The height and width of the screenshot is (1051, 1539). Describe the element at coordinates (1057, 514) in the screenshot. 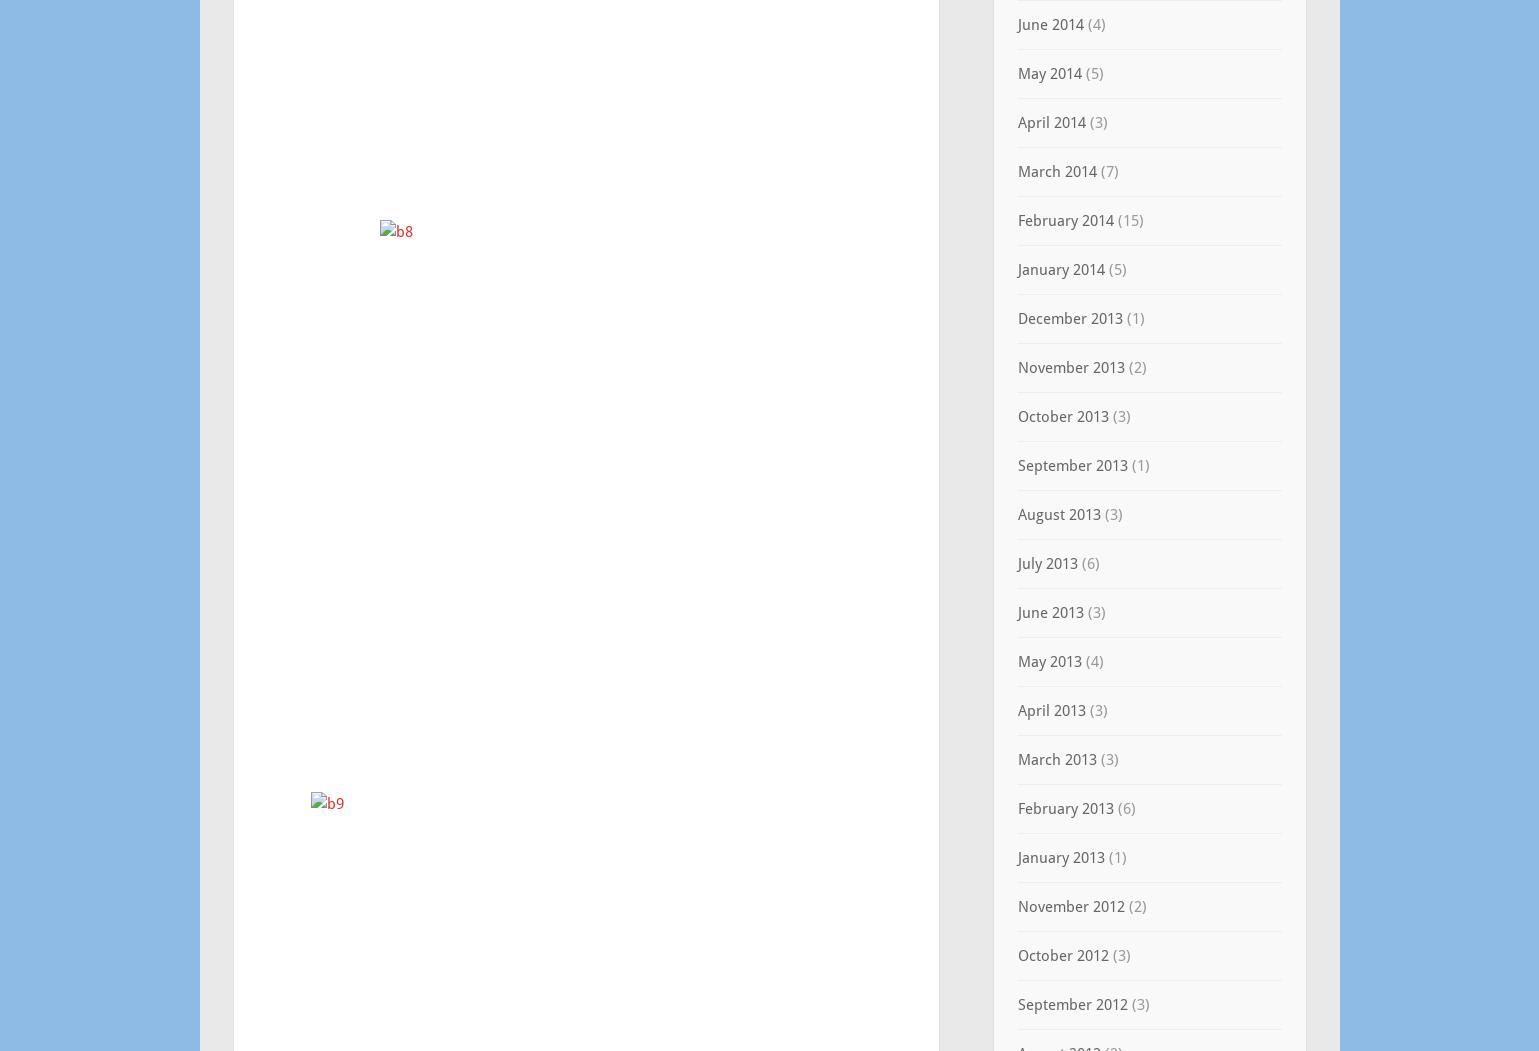

I see `'August 2013'` at that location.